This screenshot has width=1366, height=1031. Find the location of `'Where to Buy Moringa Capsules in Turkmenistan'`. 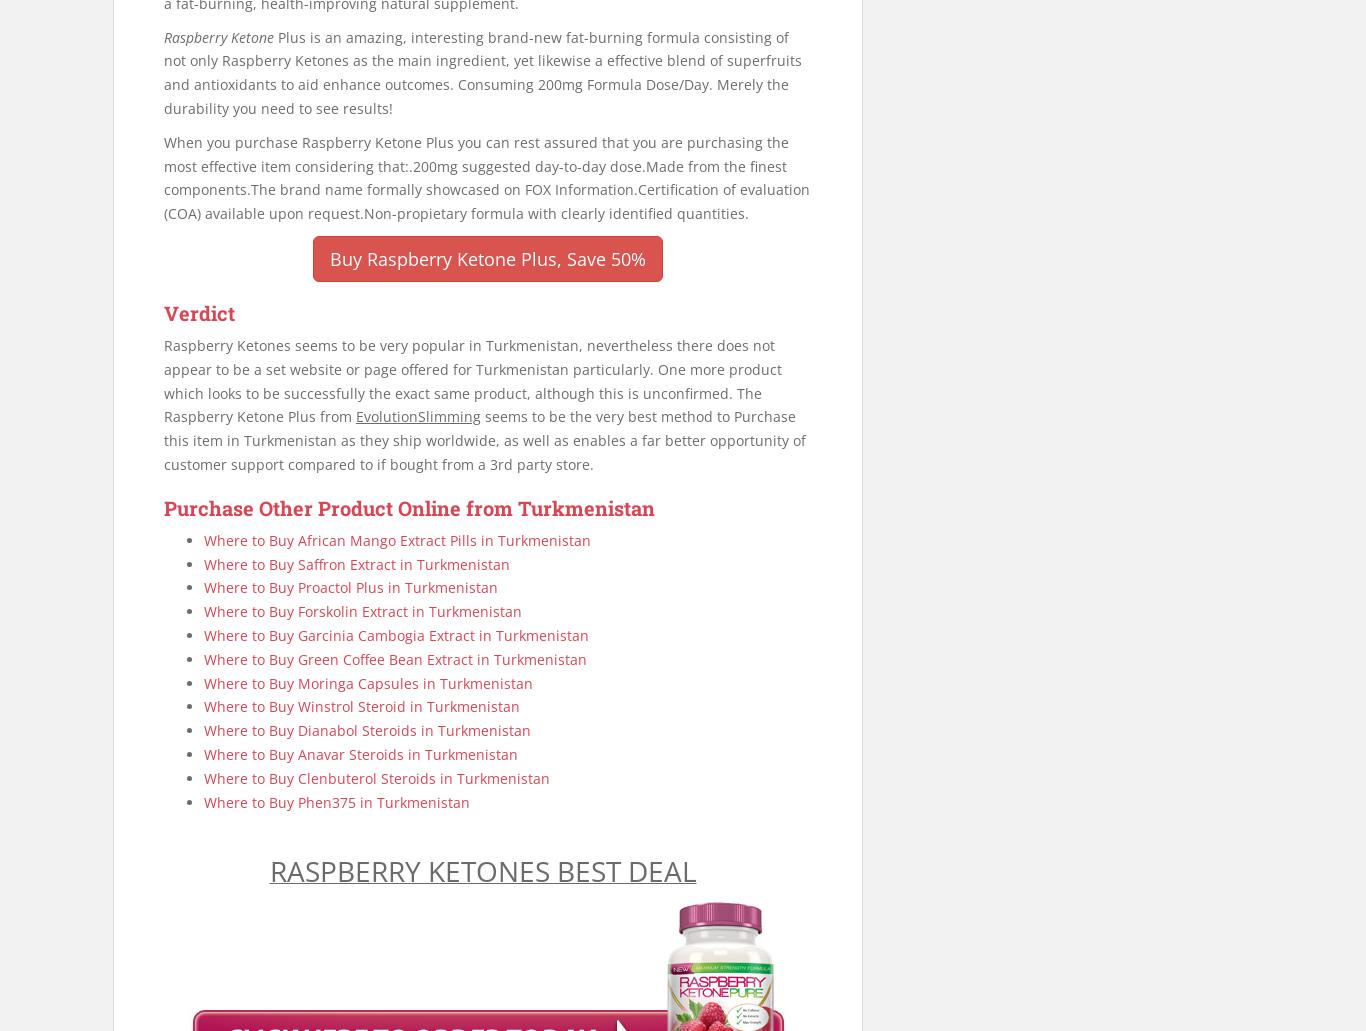

'Where to Buy Moringa Capsules in Turkmenistan' is located at coordinates (367, 682).